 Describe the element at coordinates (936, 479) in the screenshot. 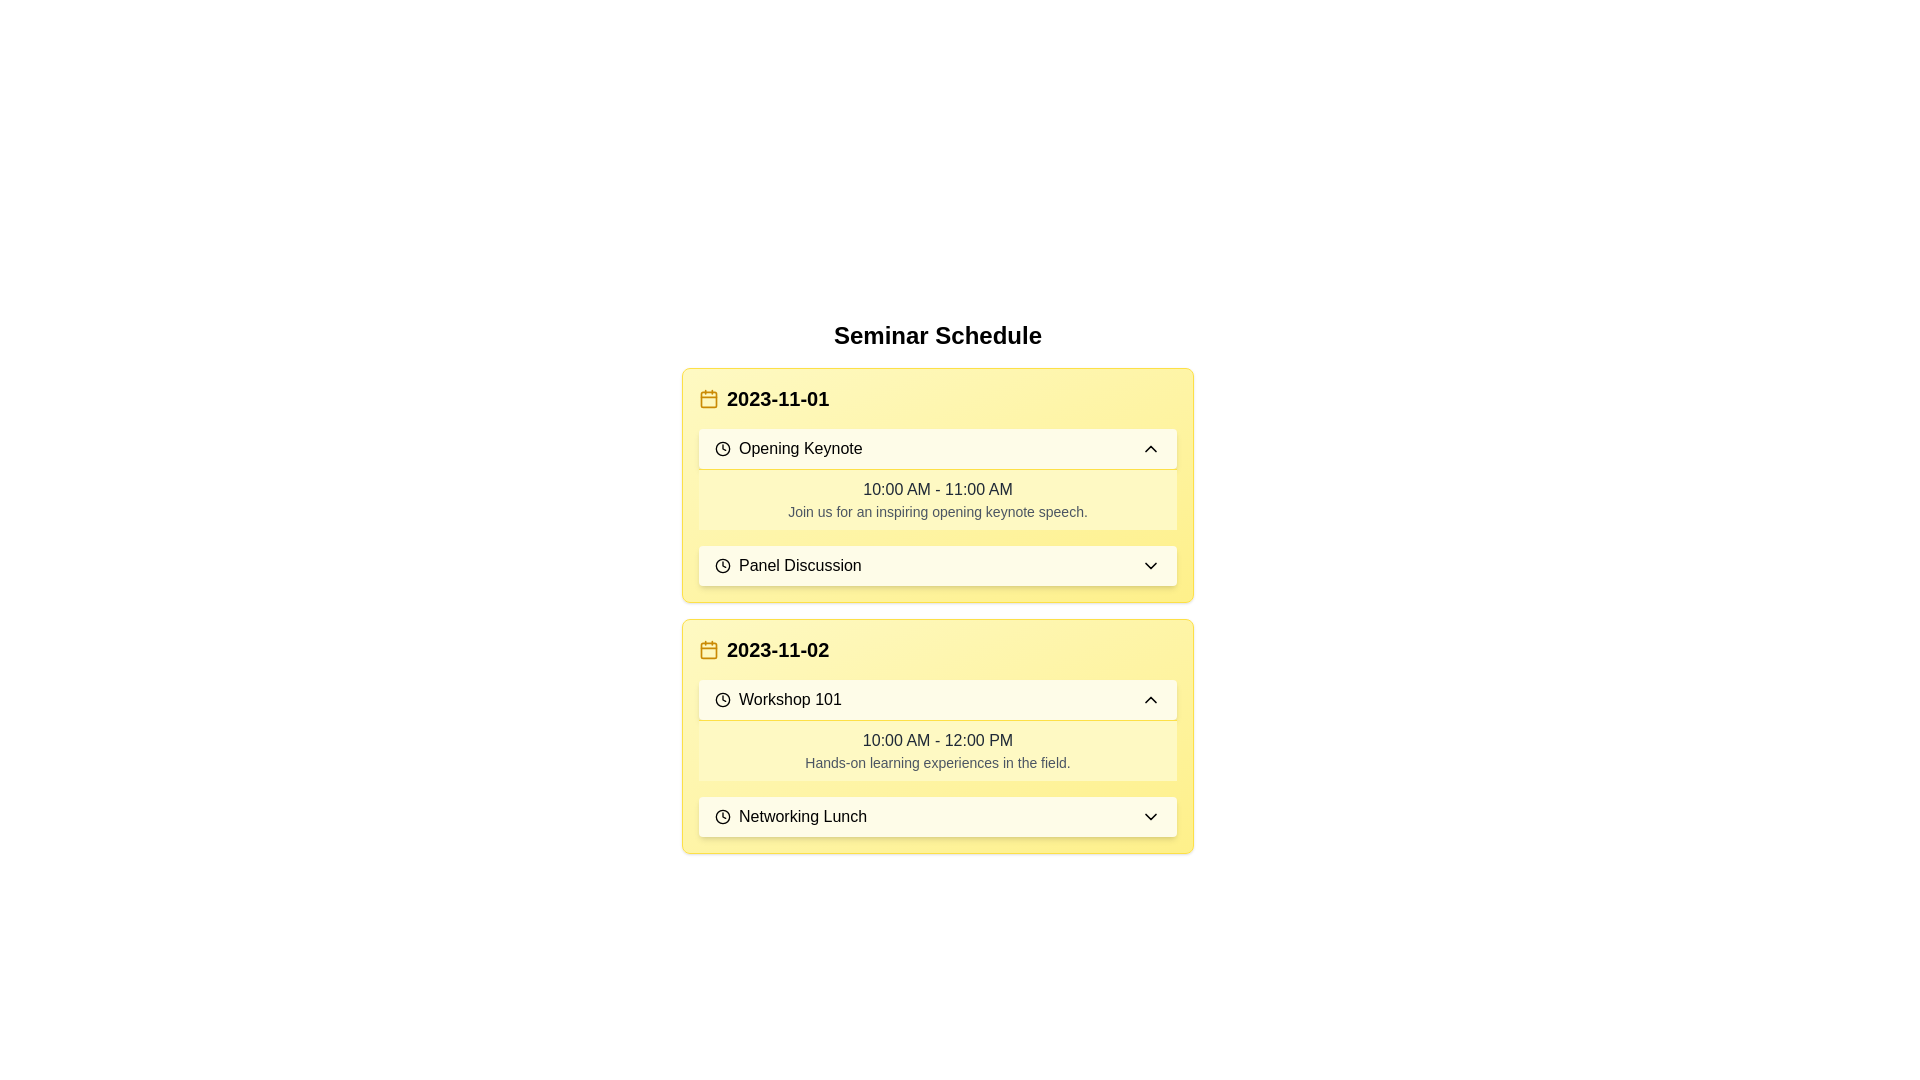

I see `the Information display section located under the date '2023-11-01', directly below the 'Opening Keynote' header` at that location.